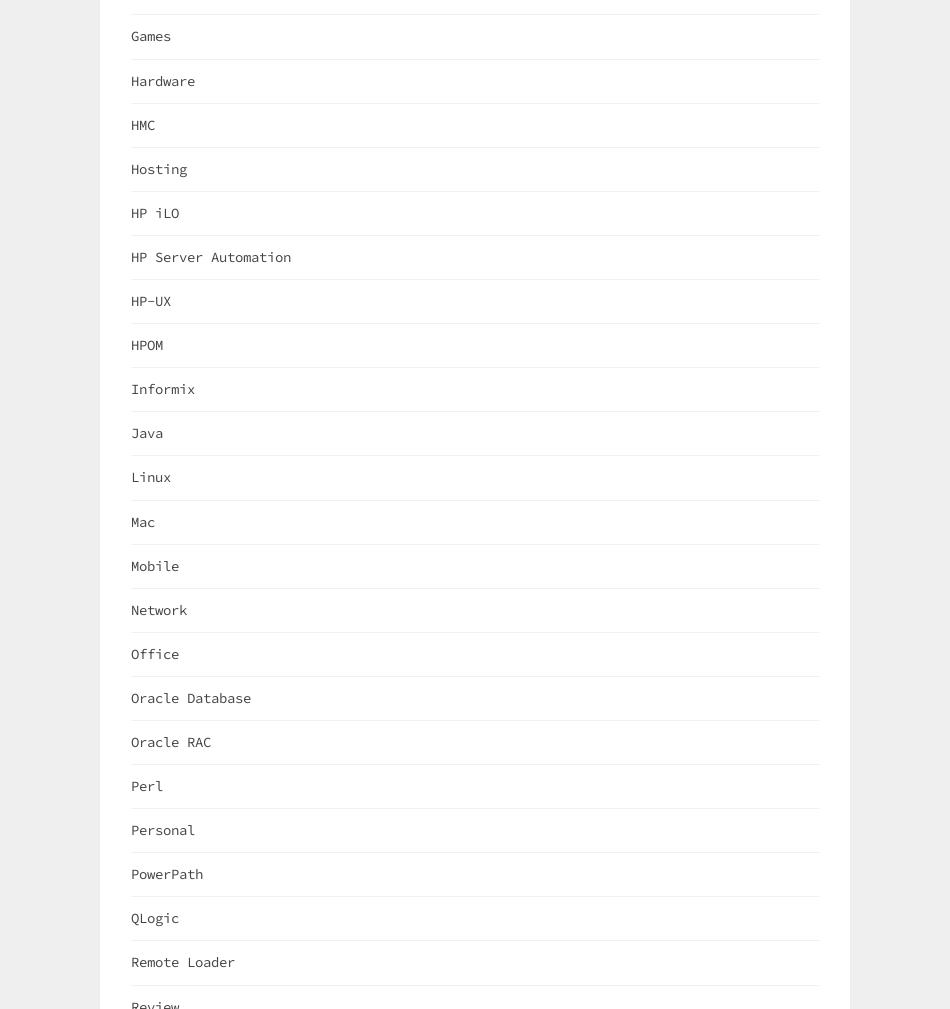 Image resolution: width=950 pixels, height=1009 pixels. I want to click on 'Network', so click(131, 609).